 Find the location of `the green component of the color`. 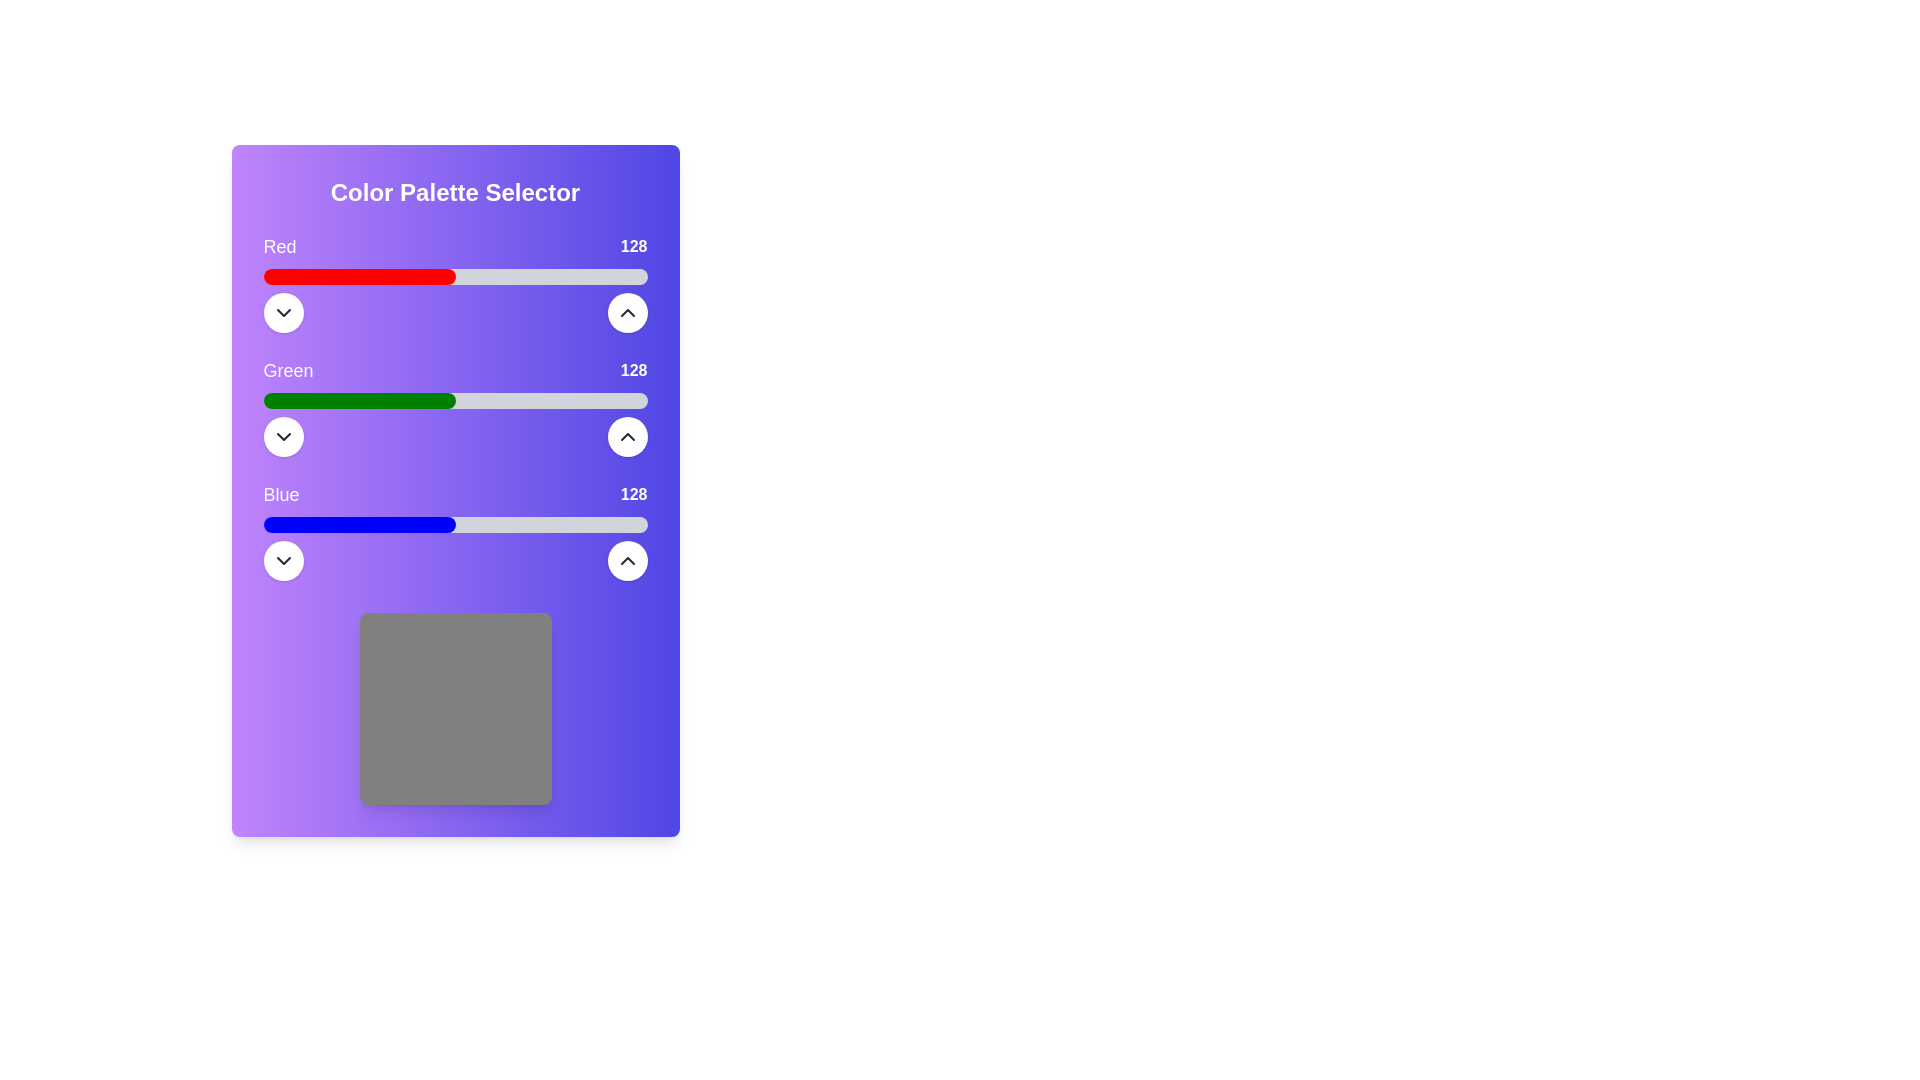

the green component of the color is located at coordinates (303, 401).